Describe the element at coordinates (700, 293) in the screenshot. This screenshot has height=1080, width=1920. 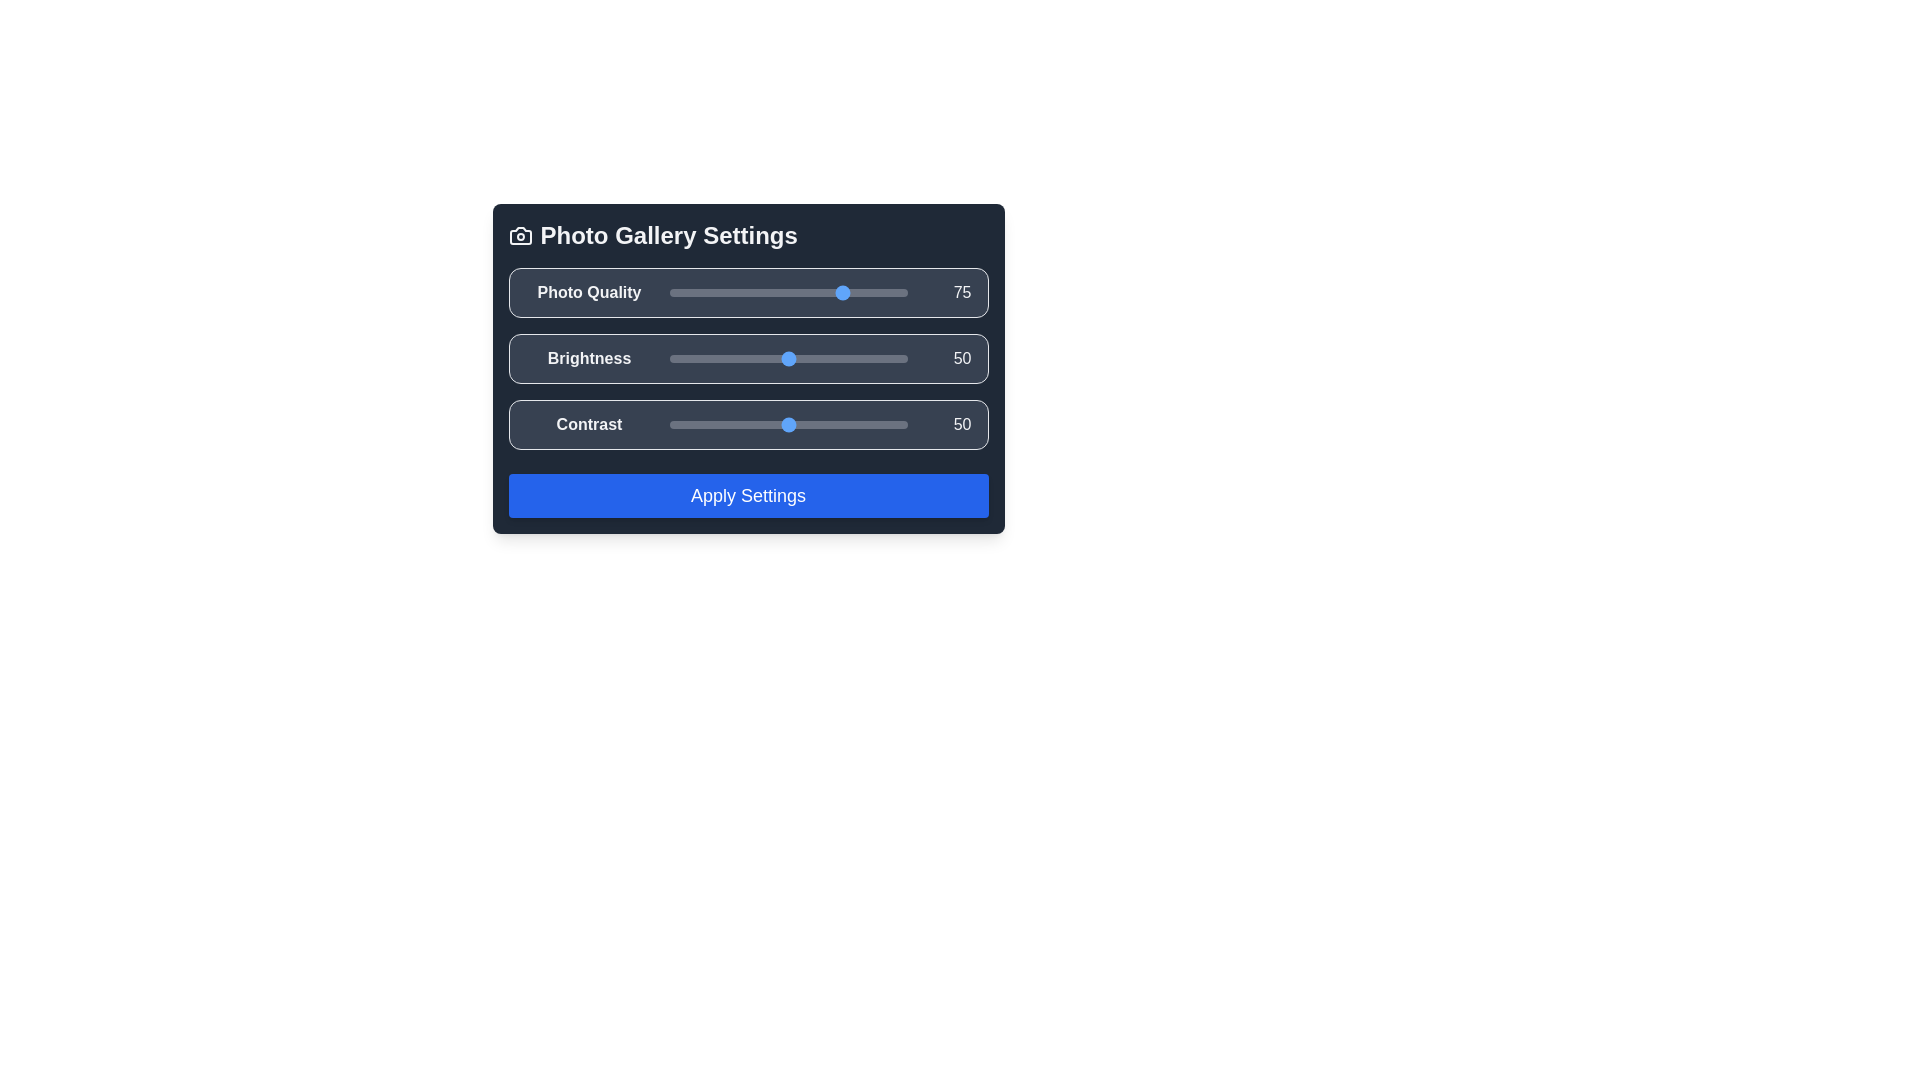
I see `the photo quality` at that location.